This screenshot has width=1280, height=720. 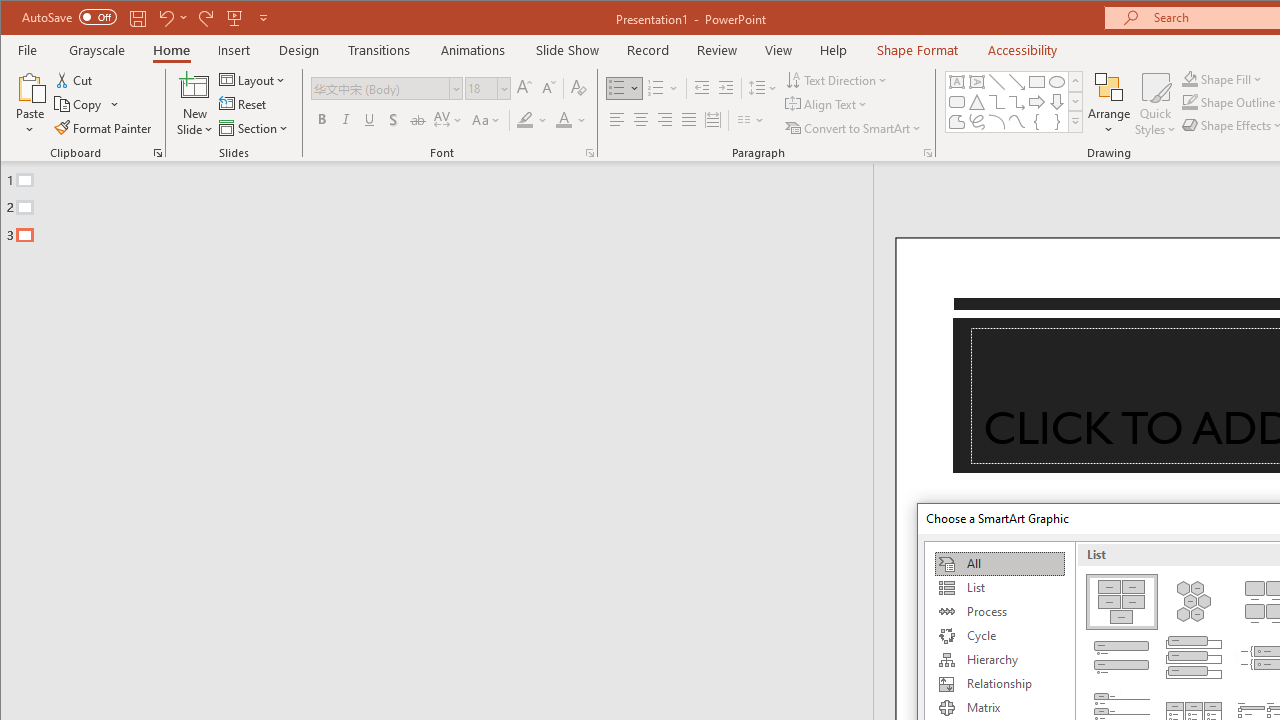 I want to click on 'Paste', so click(x=30, y=104).